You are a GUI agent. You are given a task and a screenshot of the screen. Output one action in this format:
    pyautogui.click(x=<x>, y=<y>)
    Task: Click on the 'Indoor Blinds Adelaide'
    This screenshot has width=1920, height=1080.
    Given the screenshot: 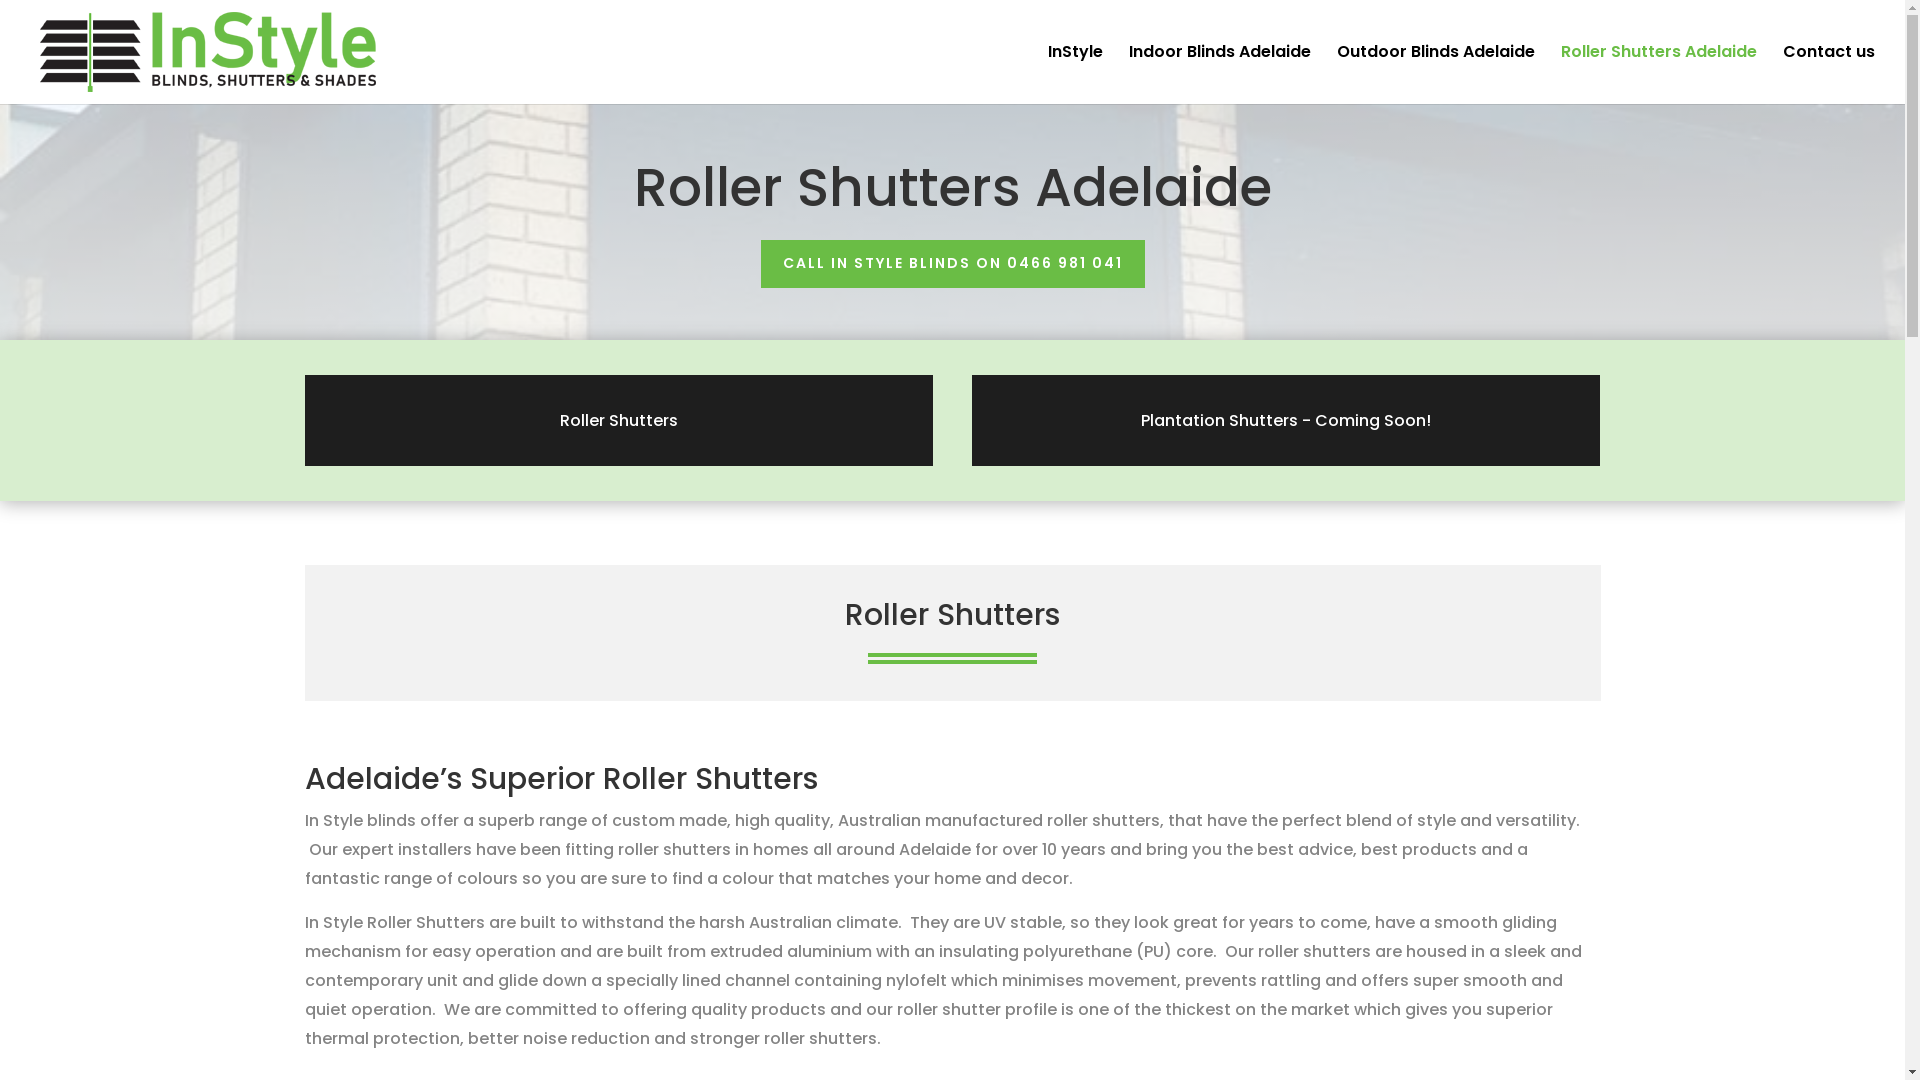 What is the action you would take?
    pyautogui.click(x=1218, y=73)
    